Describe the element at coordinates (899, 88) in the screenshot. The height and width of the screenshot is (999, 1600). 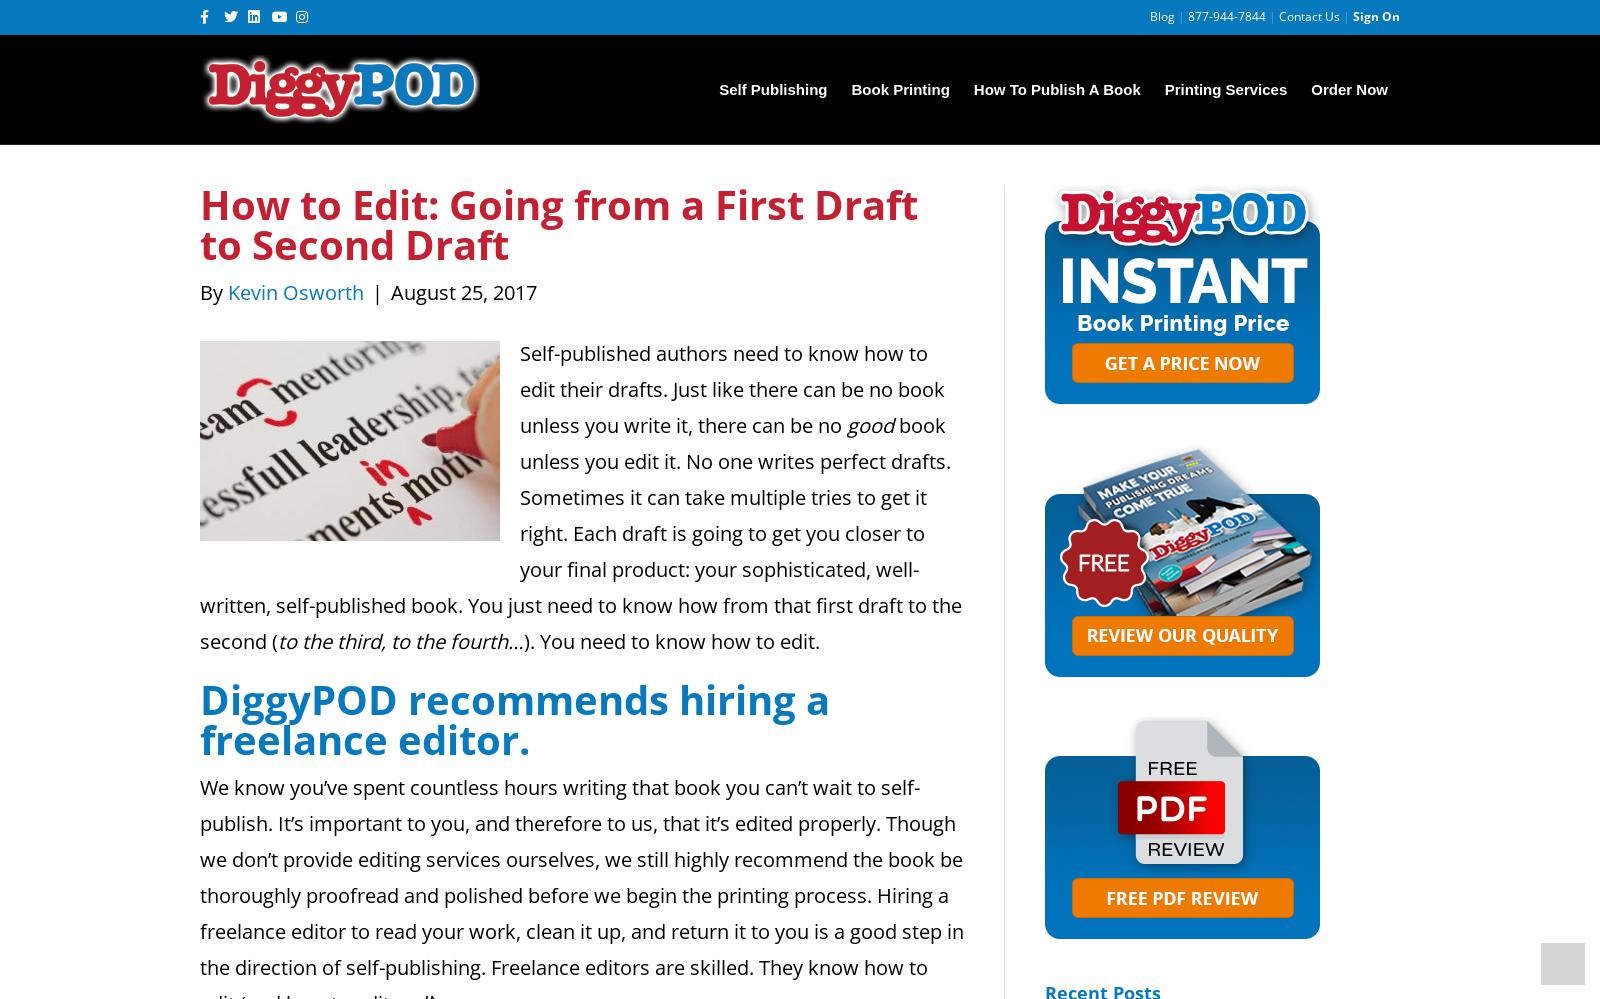
I see `'Book Printing'` at that location.